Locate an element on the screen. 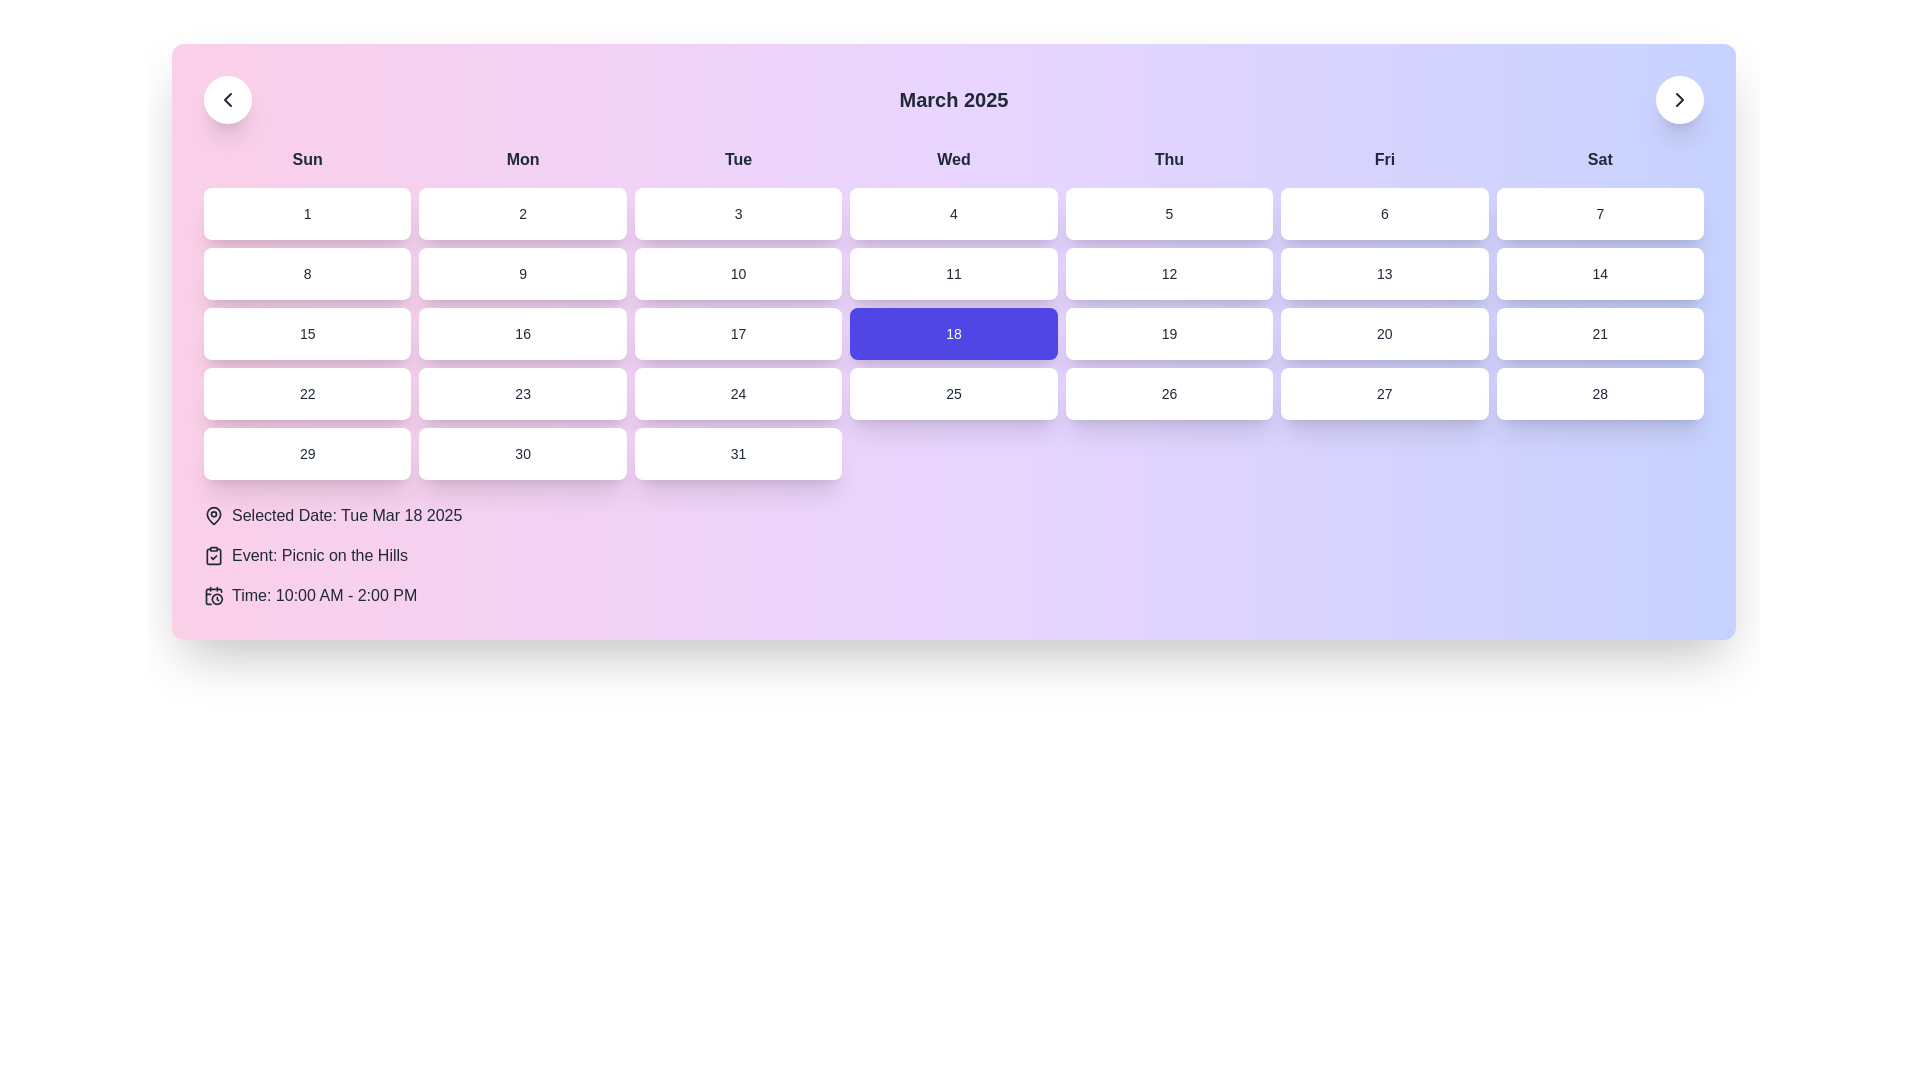  the rectangular button displaying the number '26' in the calendar grid is located at coordinates (1169, 393).